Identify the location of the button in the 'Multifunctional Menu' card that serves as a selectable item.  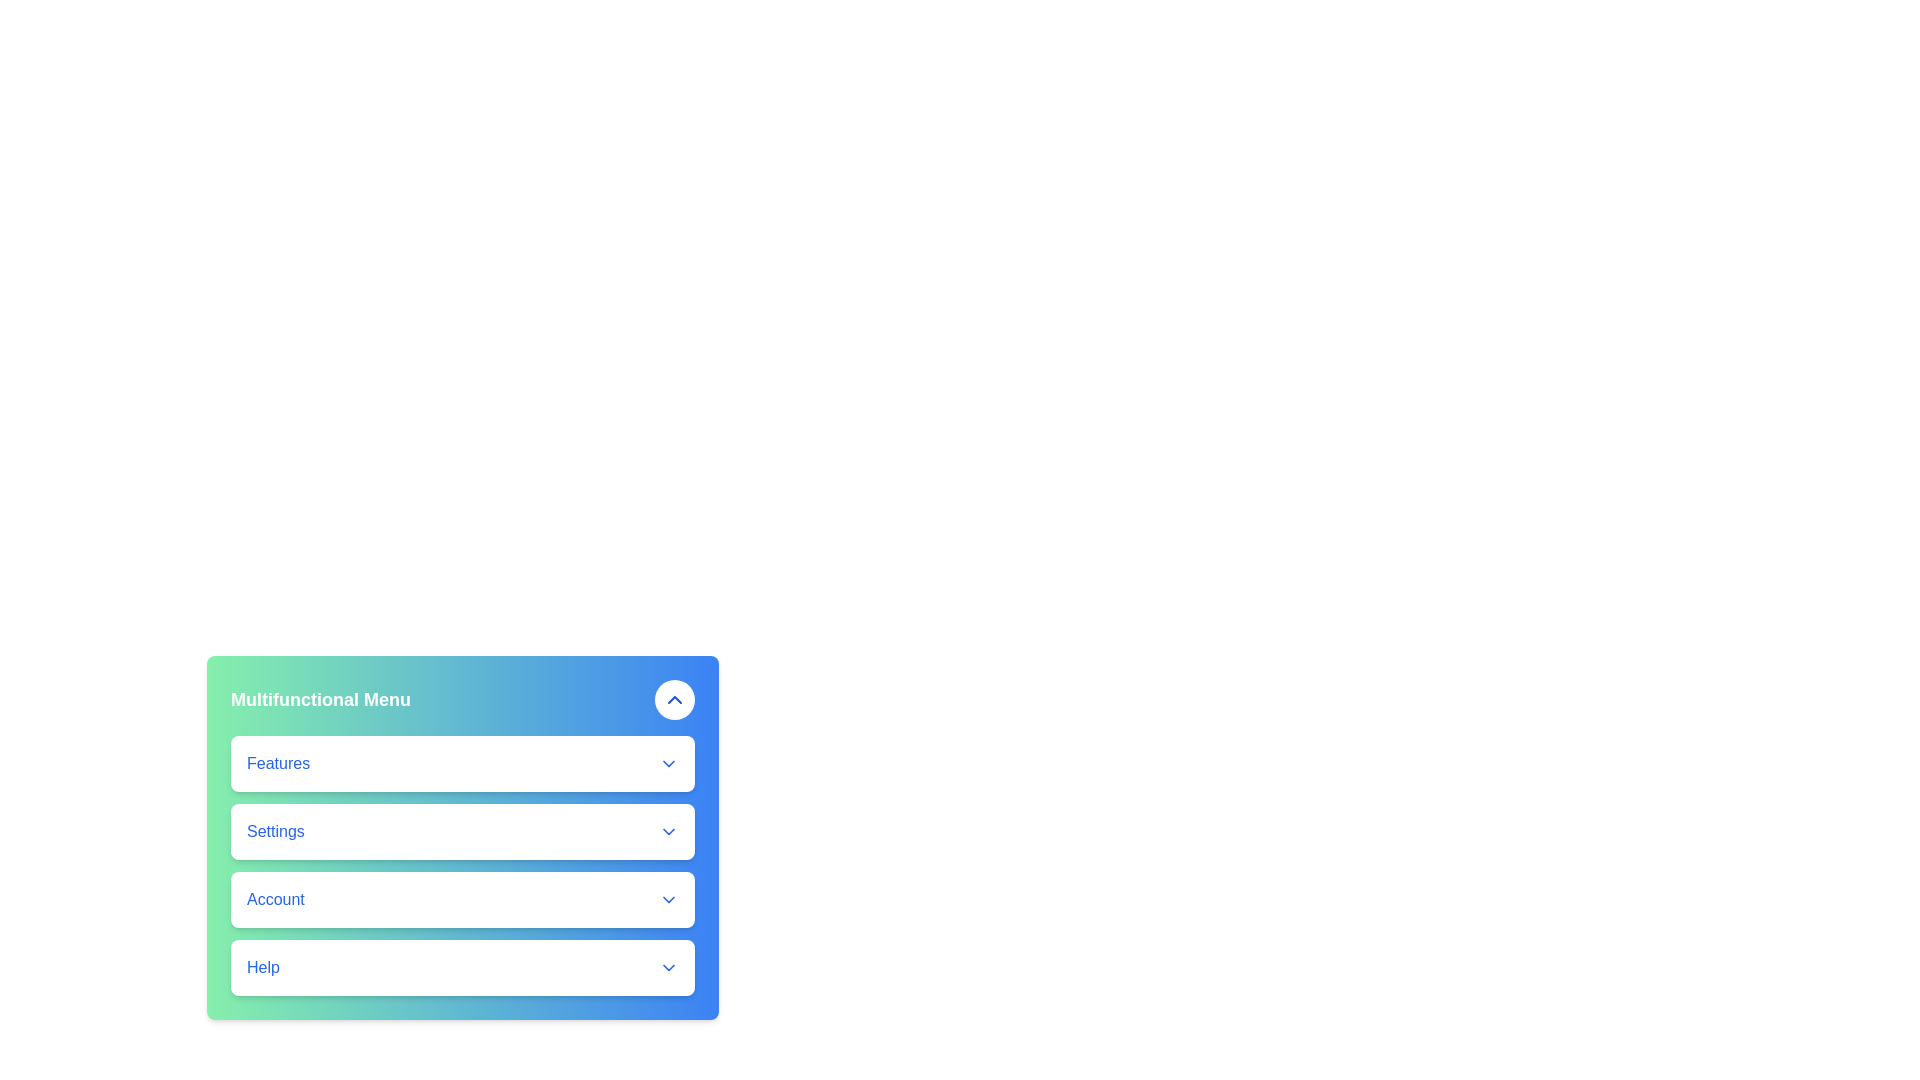
(461, 832).